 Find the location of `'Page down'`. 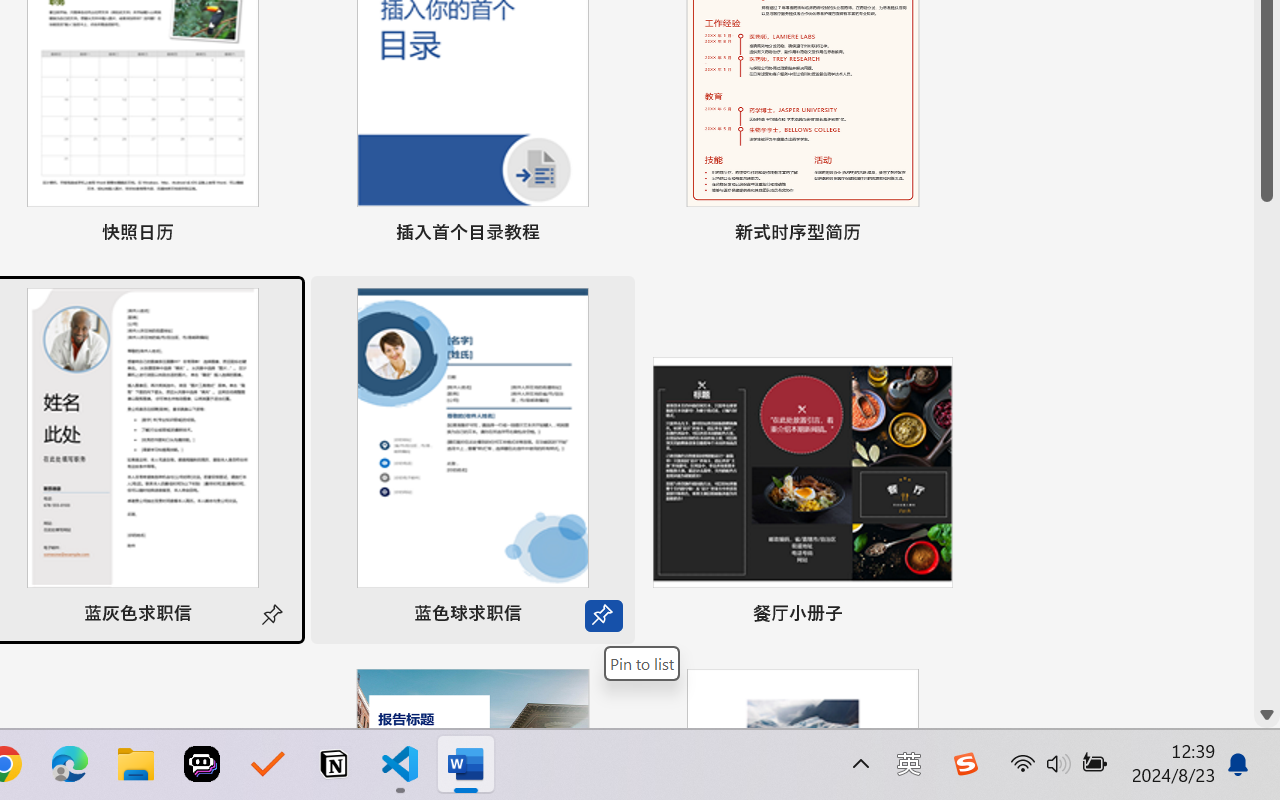

'Page down' is located at coordinates (1266, 450).